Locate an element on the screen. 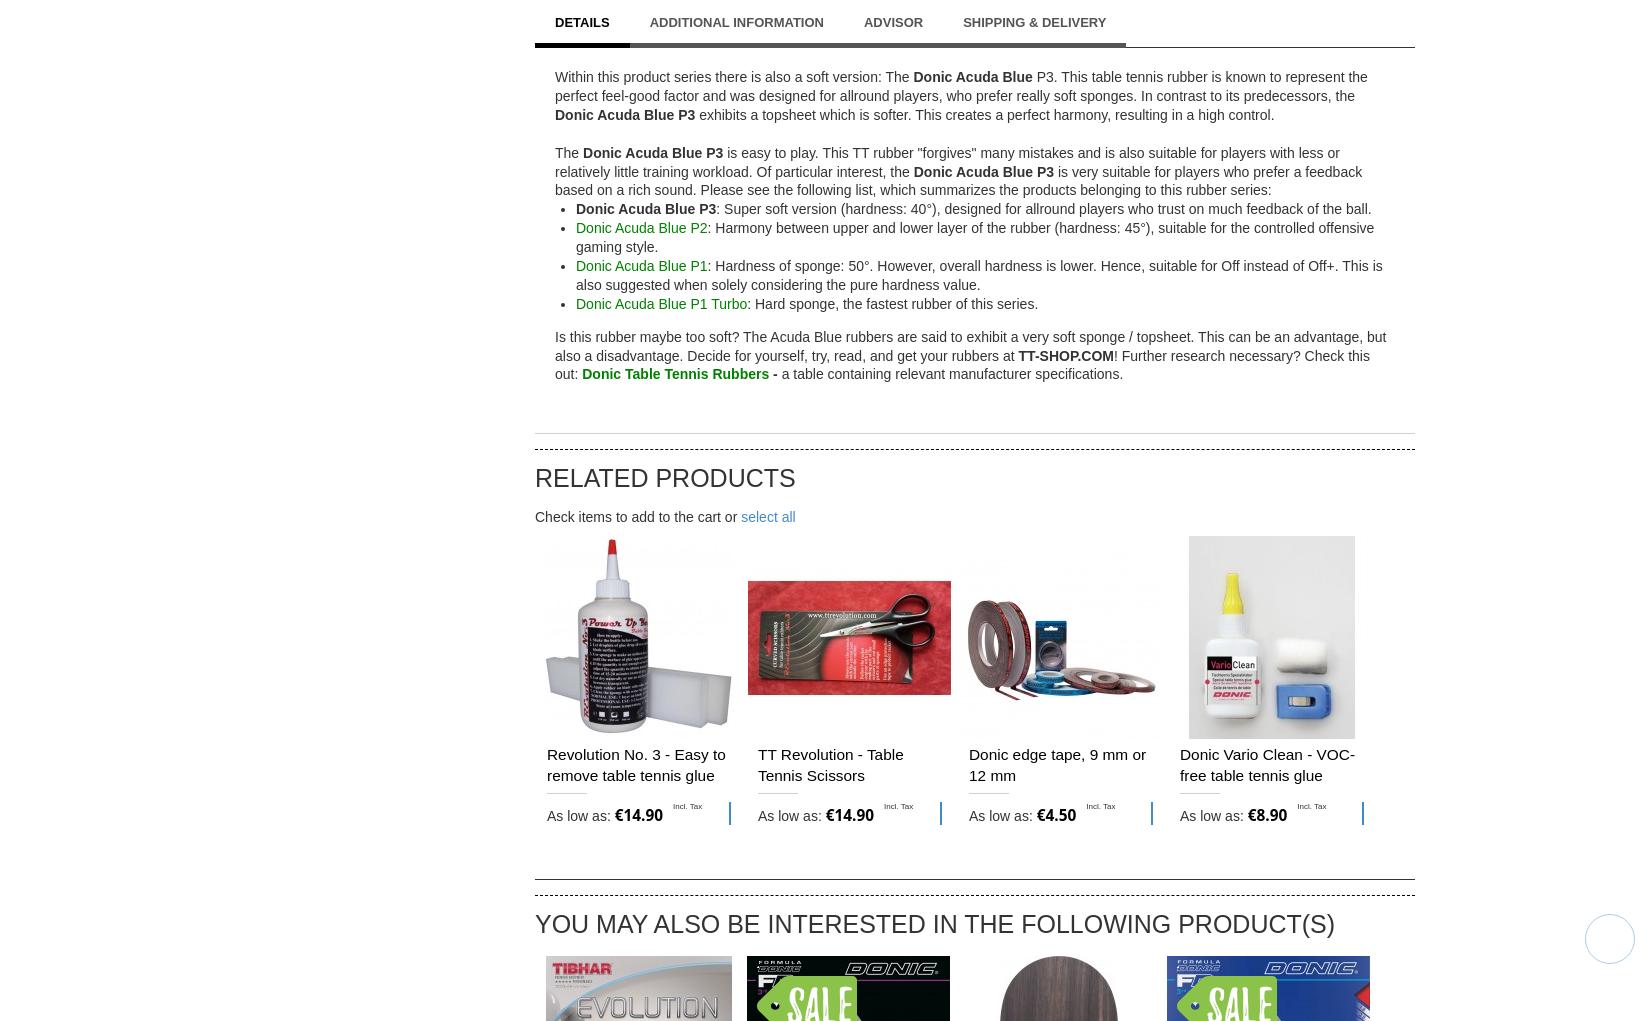 This screenshot has height=1021, width=1650. 'TT-SHOP.COM' is located at coordinates (1063, 355).